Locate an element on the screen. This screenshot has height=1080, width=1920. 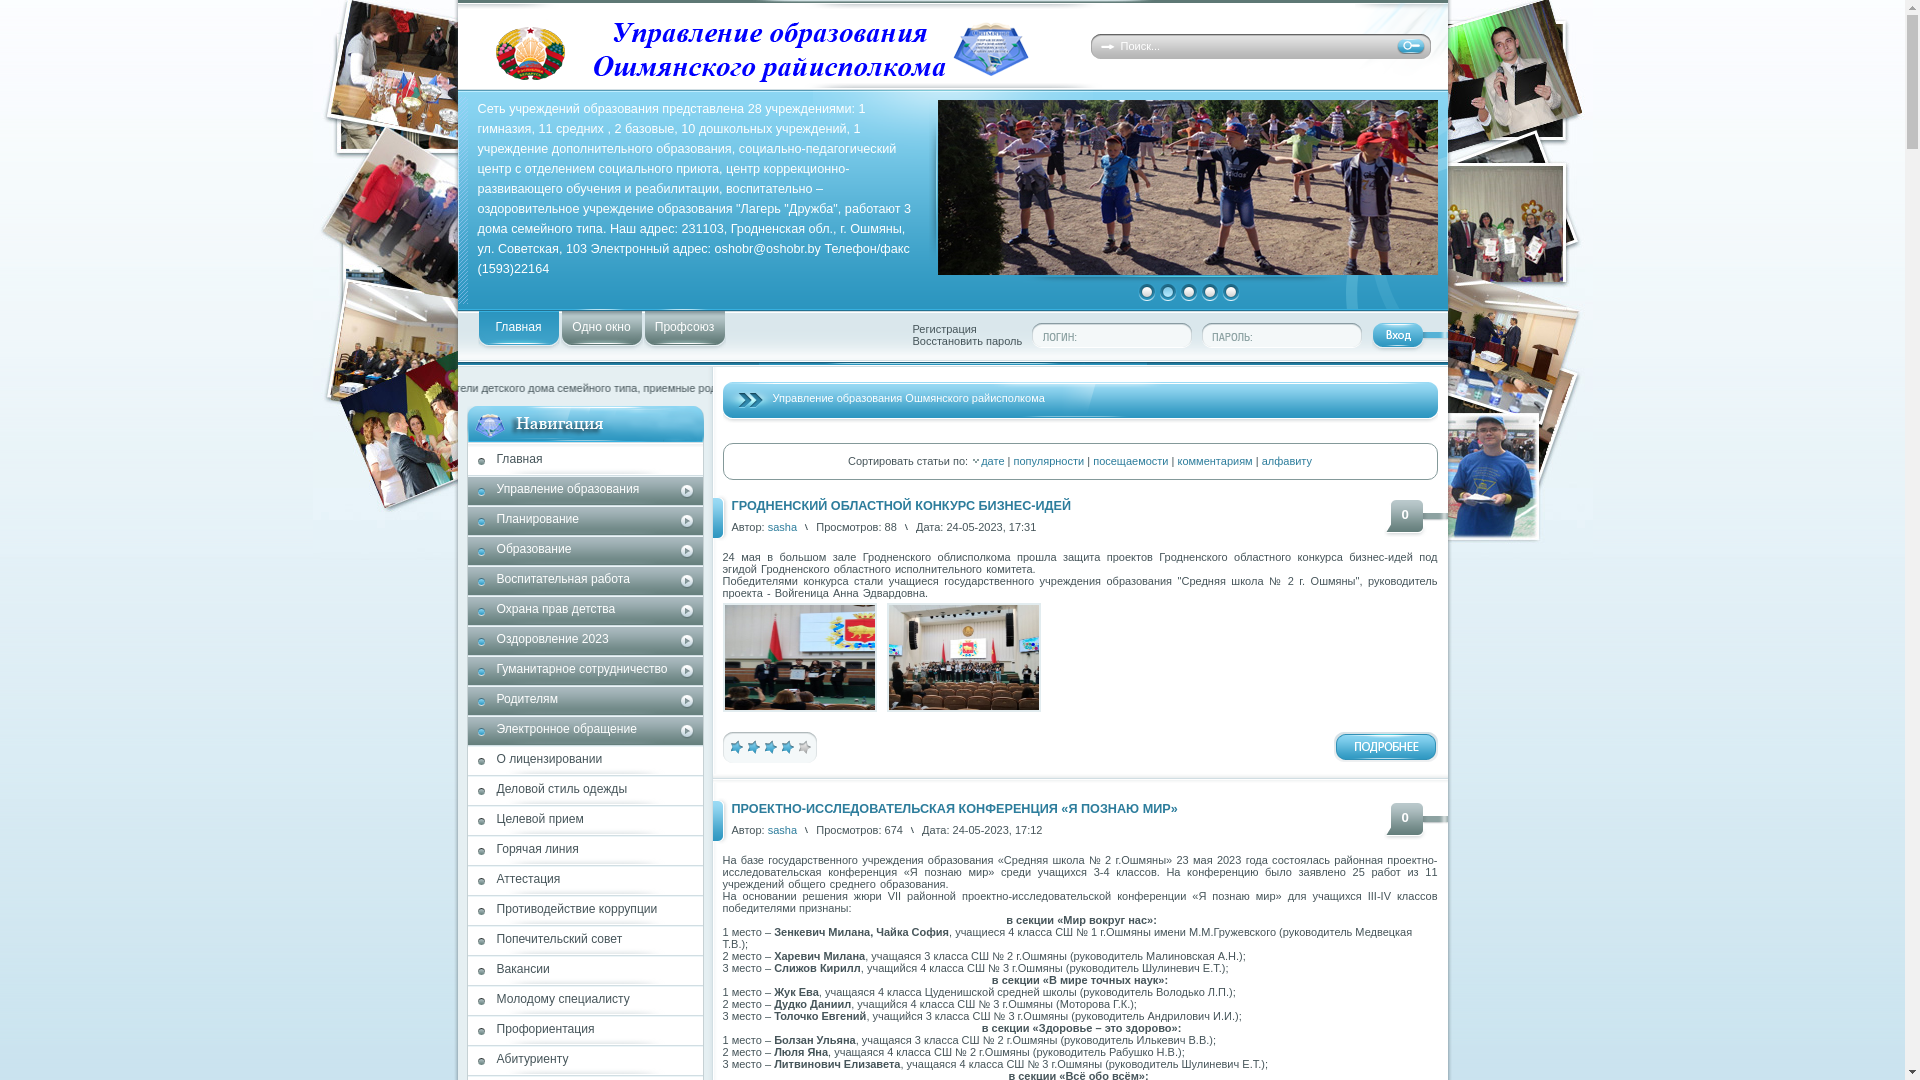
'3' is located at coordinates (769, 746).